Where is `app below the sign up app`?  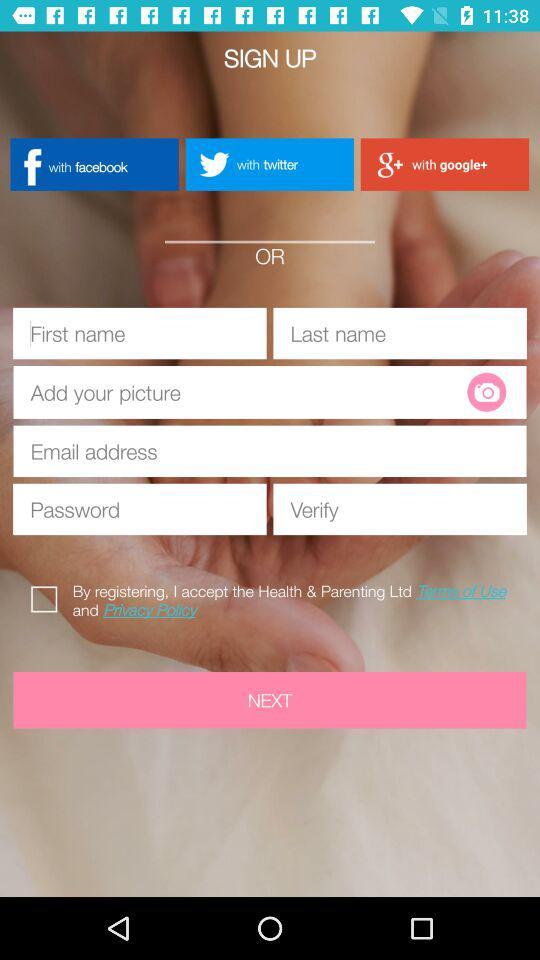
app below the sign up app is located at coordinates (444, 163).